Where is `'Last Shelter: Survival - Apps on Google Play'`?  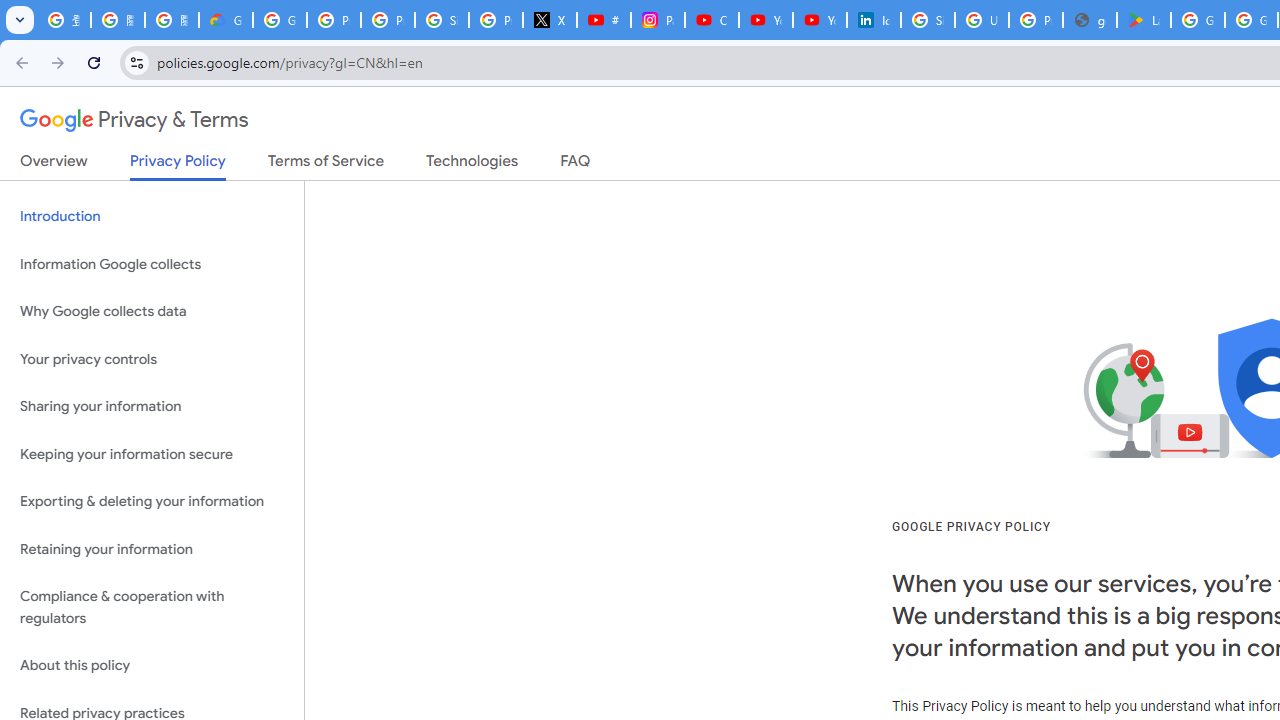
'Last Shelter: Survival - Apps on Google Play' is located at coordinates (1144, 20).